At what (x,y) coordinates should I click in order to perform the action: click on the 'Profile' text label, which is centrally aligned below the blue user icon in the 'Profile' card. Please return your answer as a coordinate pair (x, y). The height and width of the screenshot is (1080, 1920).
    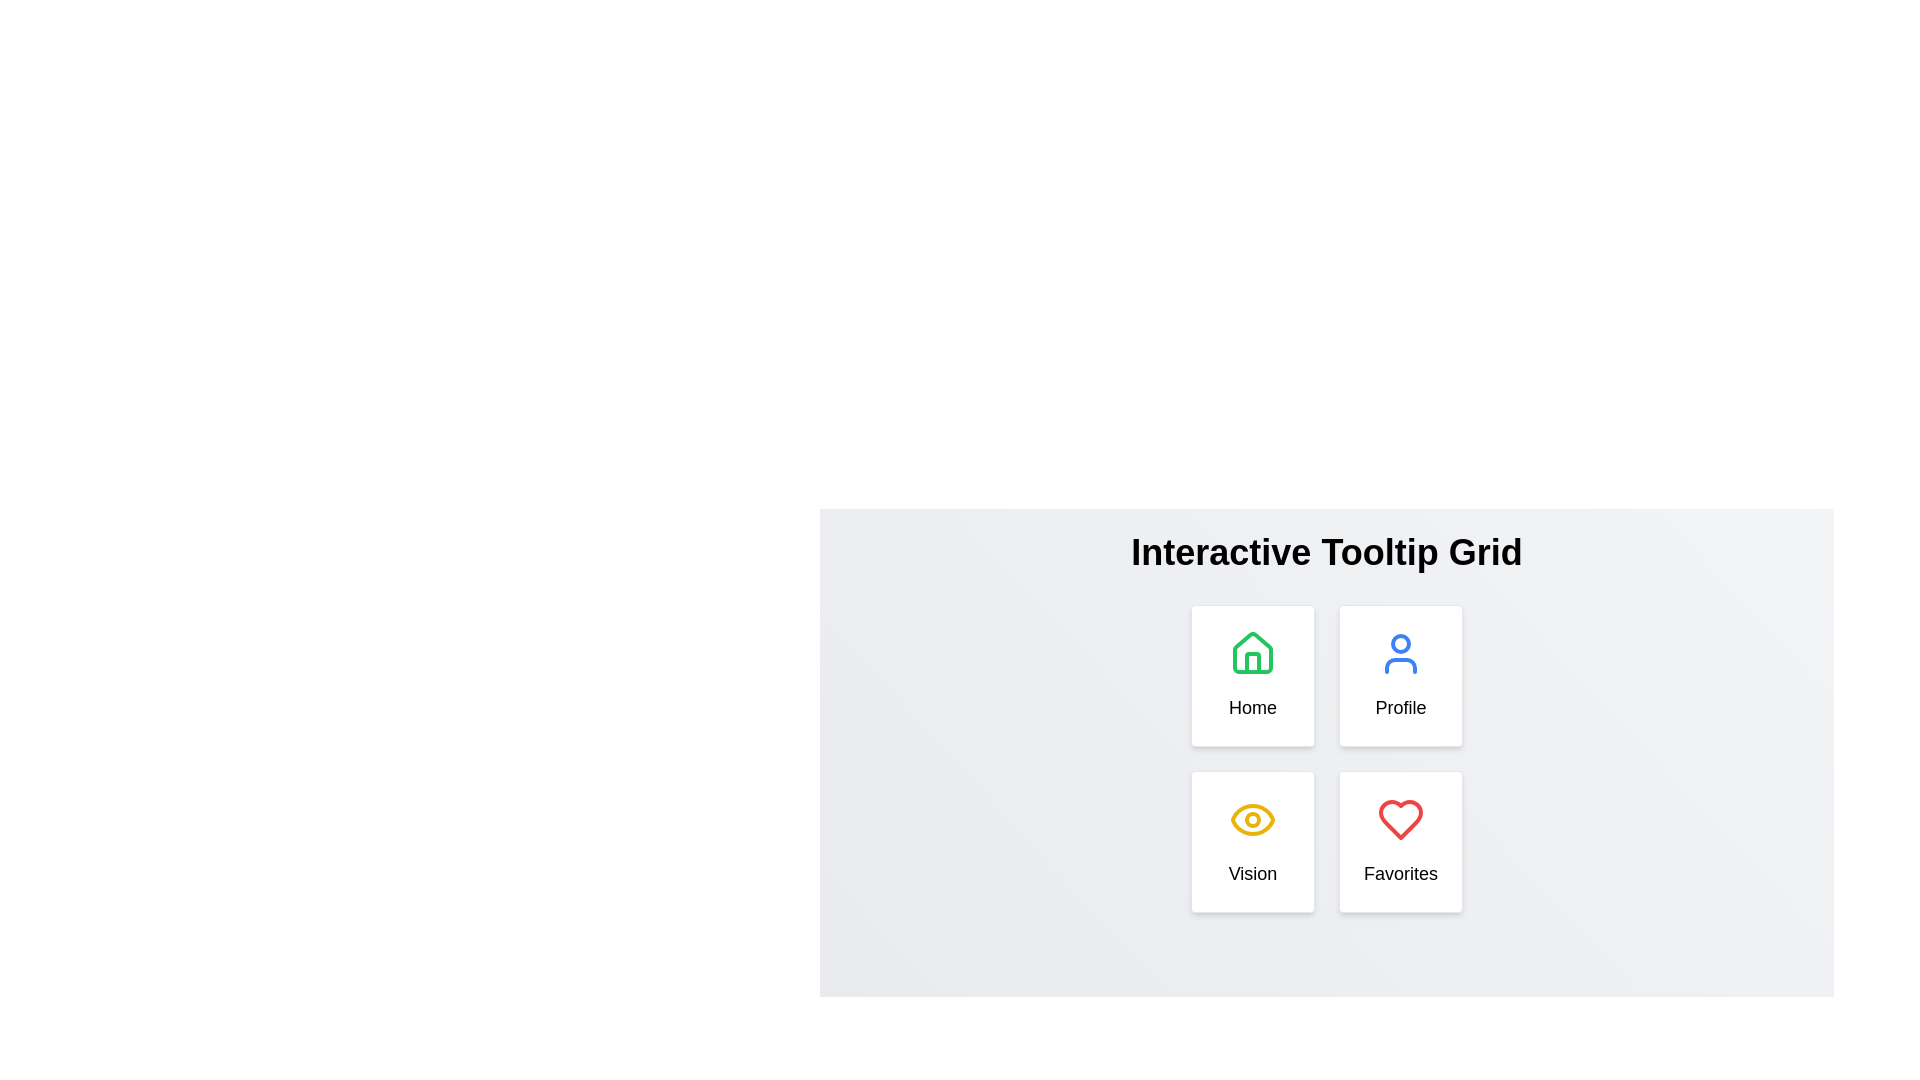
    Looking at the image, I should click on (1400, 707).